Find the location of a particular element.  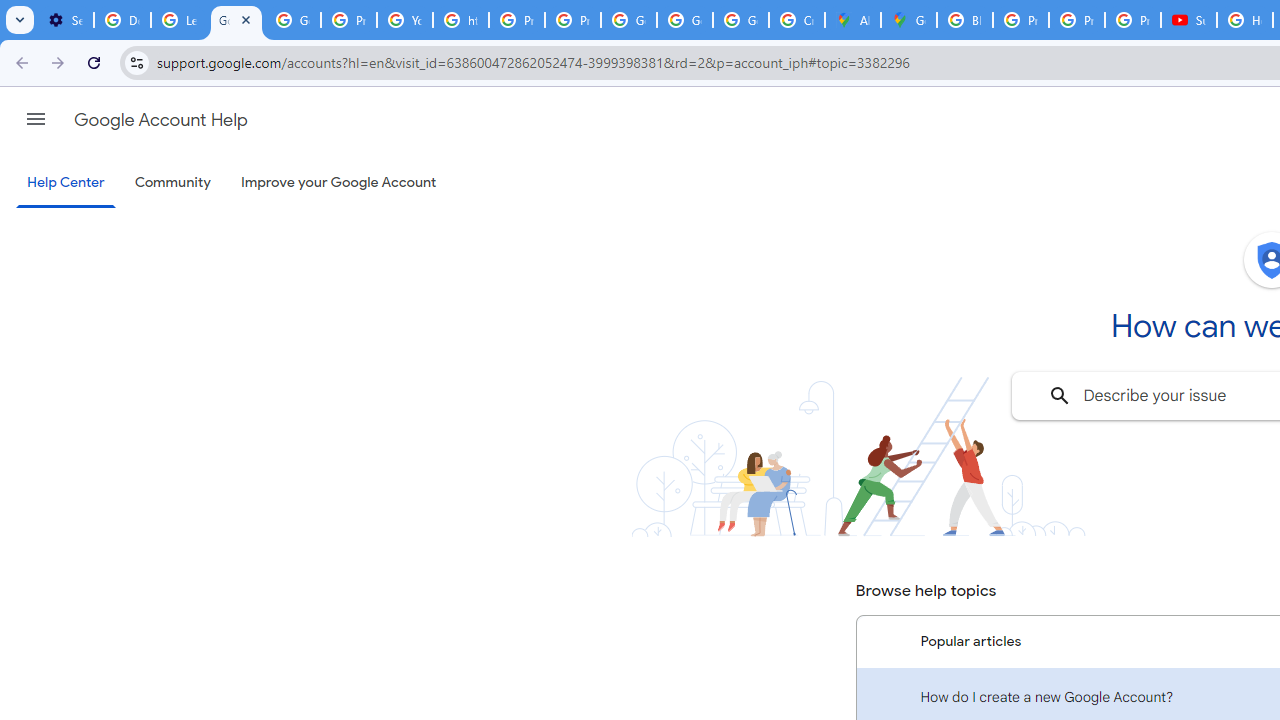

'Learn how to find your photos - Google Photos Help' is located at coordinates (179, 20).